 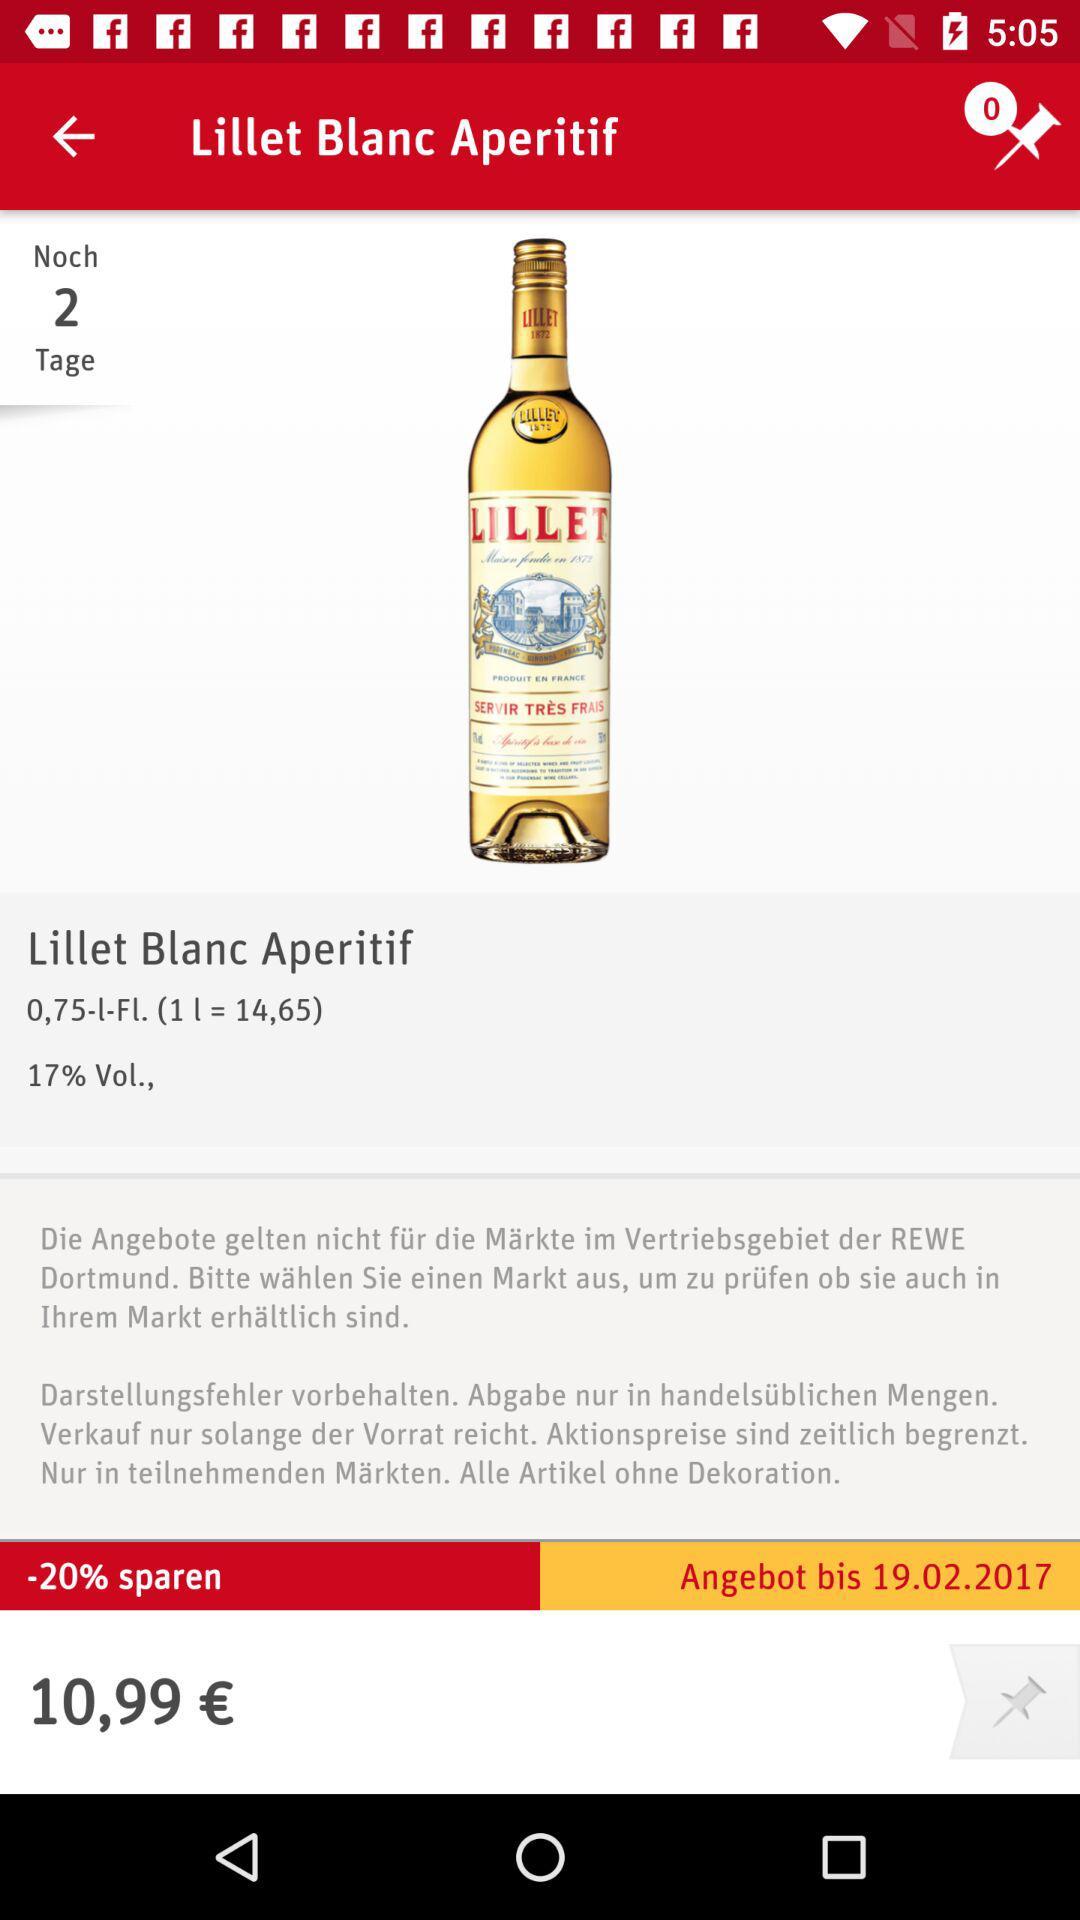 What do you see at coordinates (540, 551) in the screenshot?
I see `icon above lillet blanc aperitif icon` at bounding box center [540, 551].